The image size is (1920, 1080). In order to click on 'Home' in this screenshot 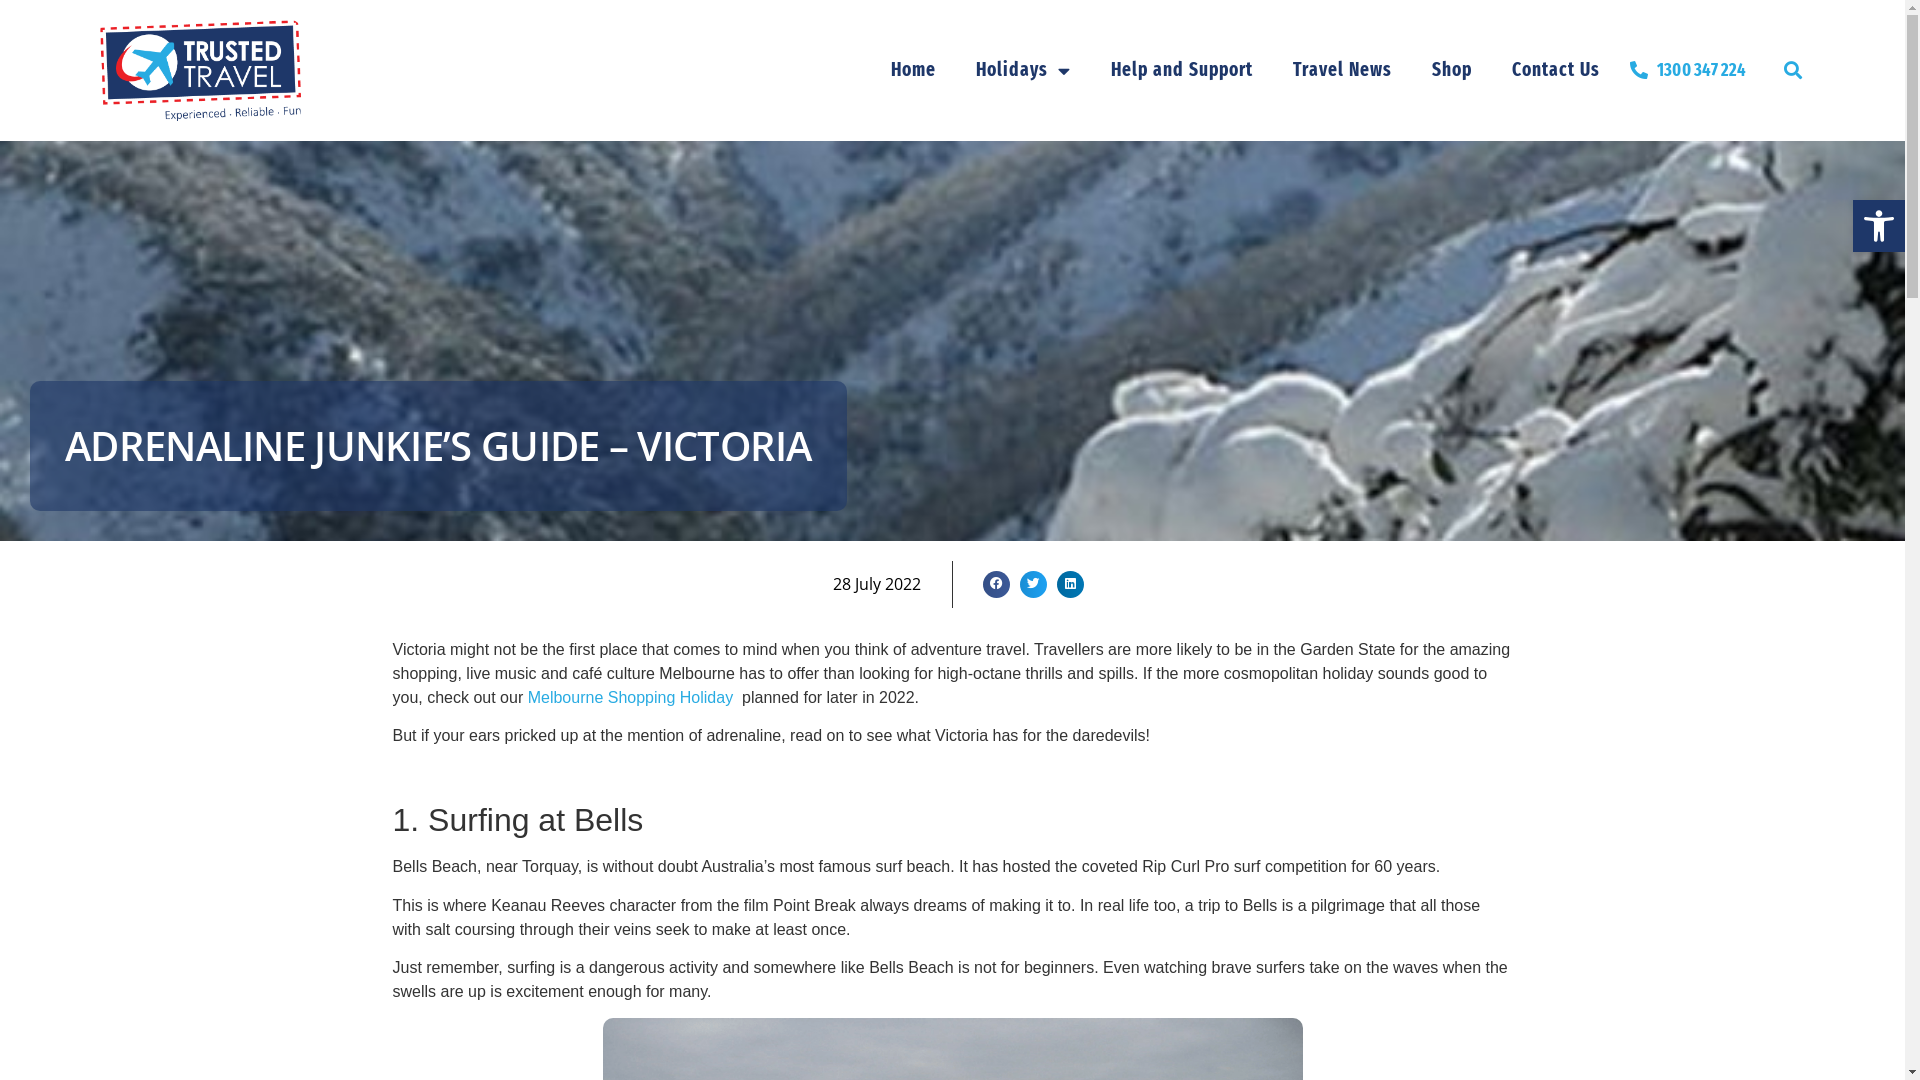, I will do `click(912, 68)`.